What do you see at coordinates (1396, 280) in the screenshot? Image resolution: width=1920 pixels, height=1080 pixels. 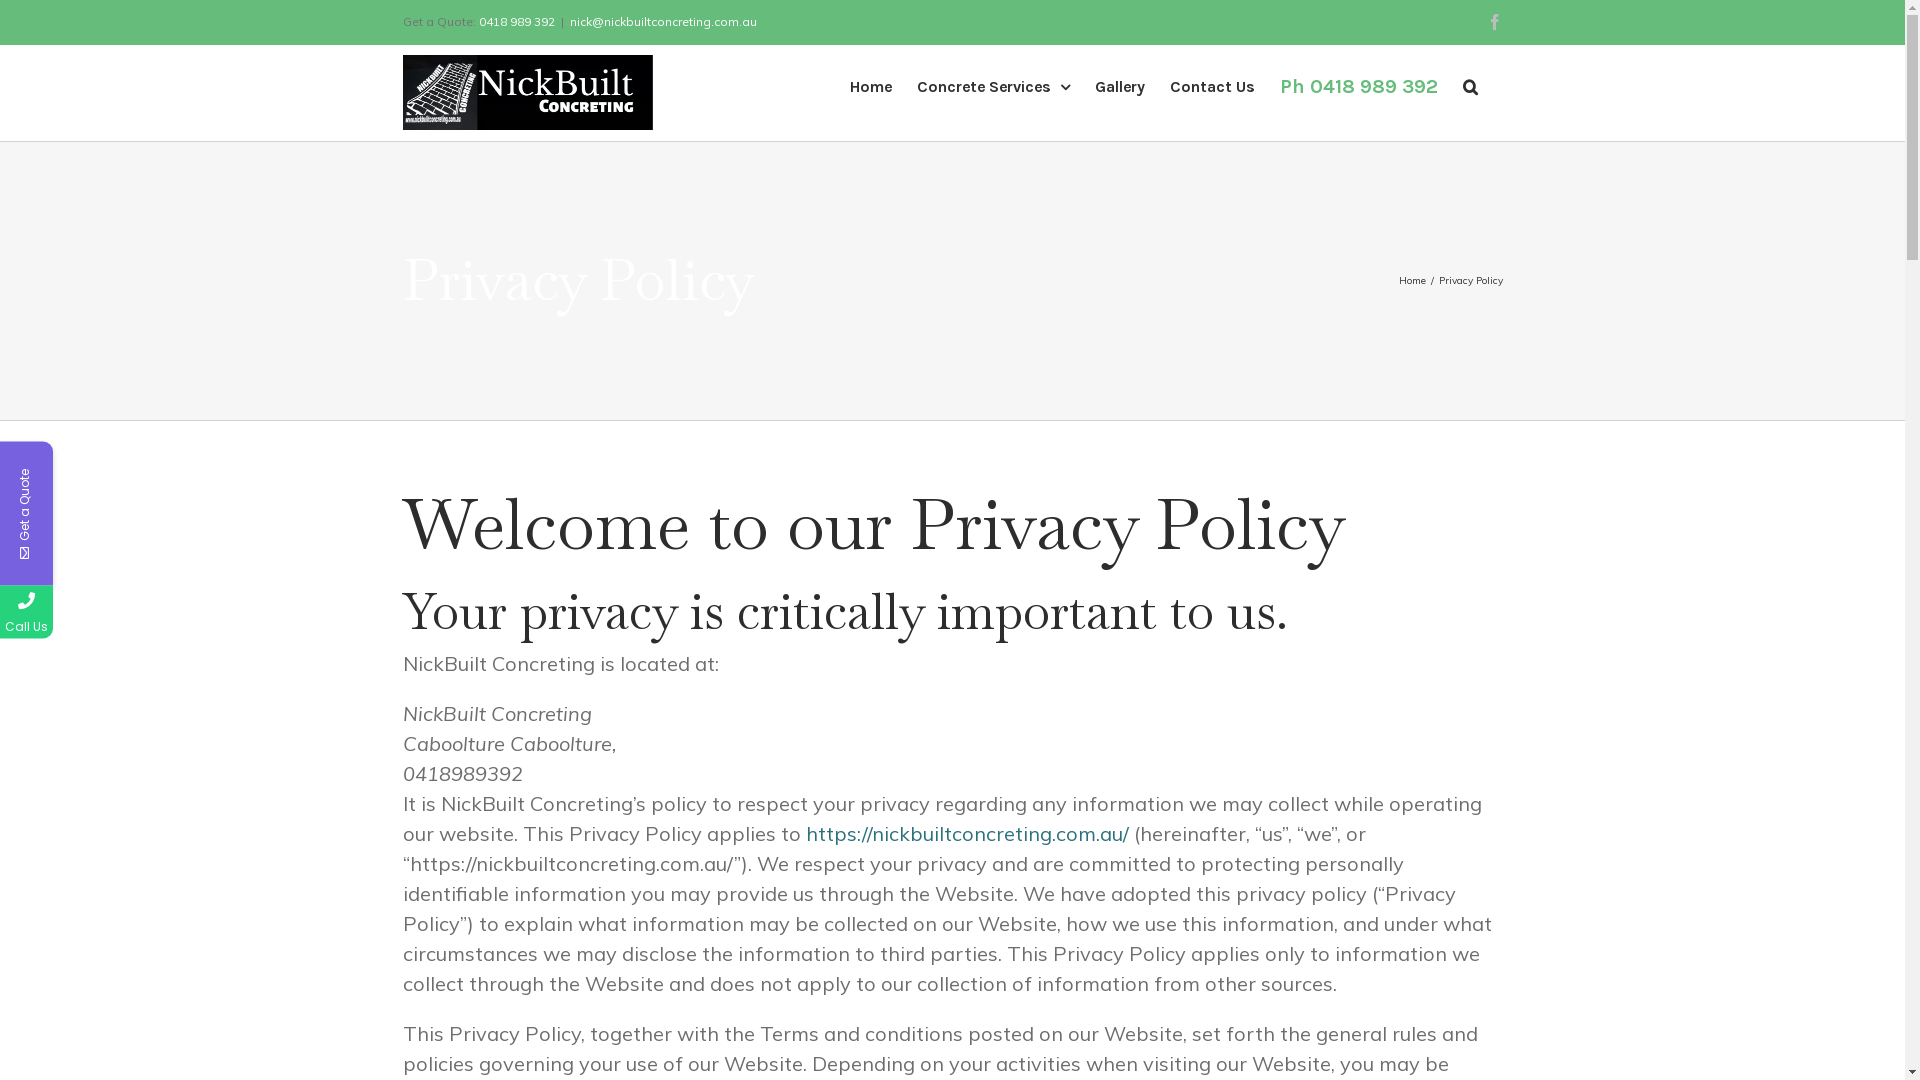 I see `'Home'` at bounding box center [1396, 280].